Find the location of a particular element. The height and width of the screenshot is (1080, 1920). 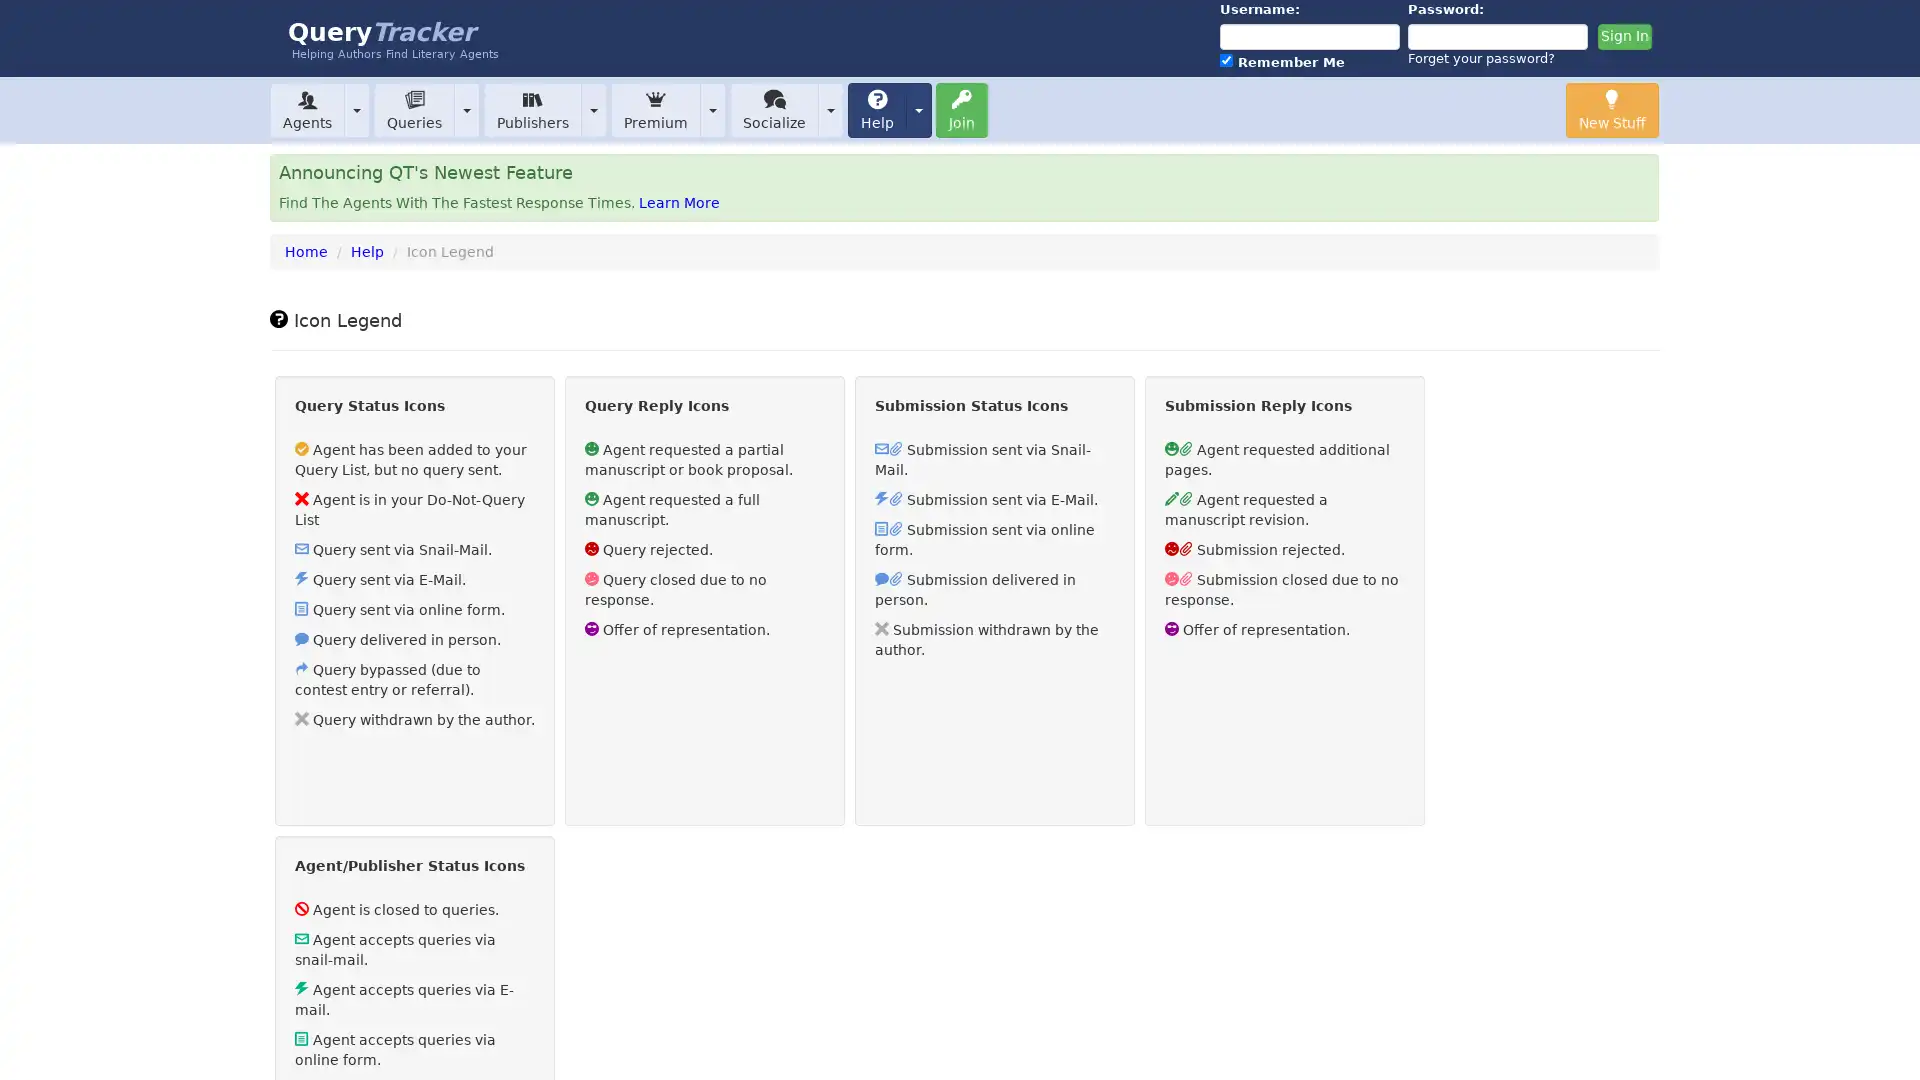

Toggle Dropdown is located at coordinates (593, 109).